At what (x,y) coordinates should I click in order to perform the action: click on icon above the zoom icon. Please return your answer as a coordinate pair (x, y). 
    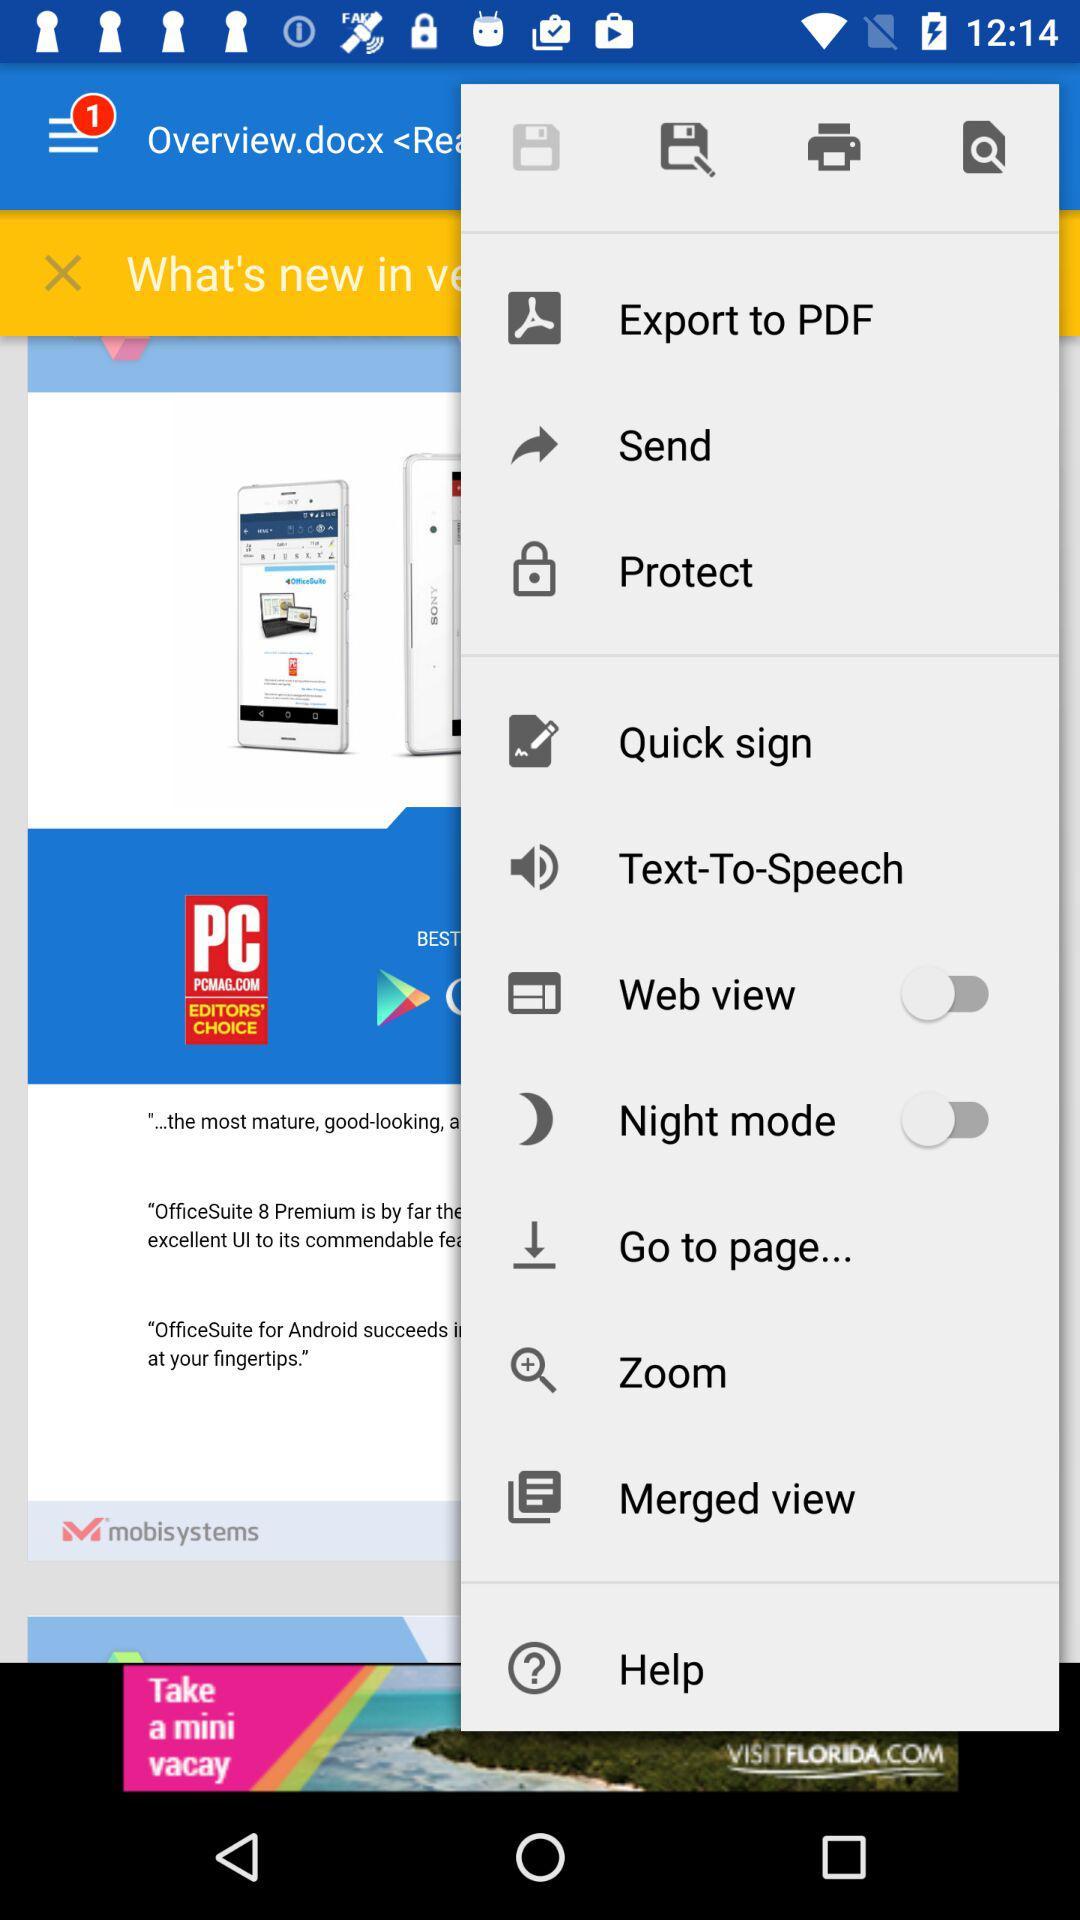
    Looking at the image, I should click on (759, 1243).